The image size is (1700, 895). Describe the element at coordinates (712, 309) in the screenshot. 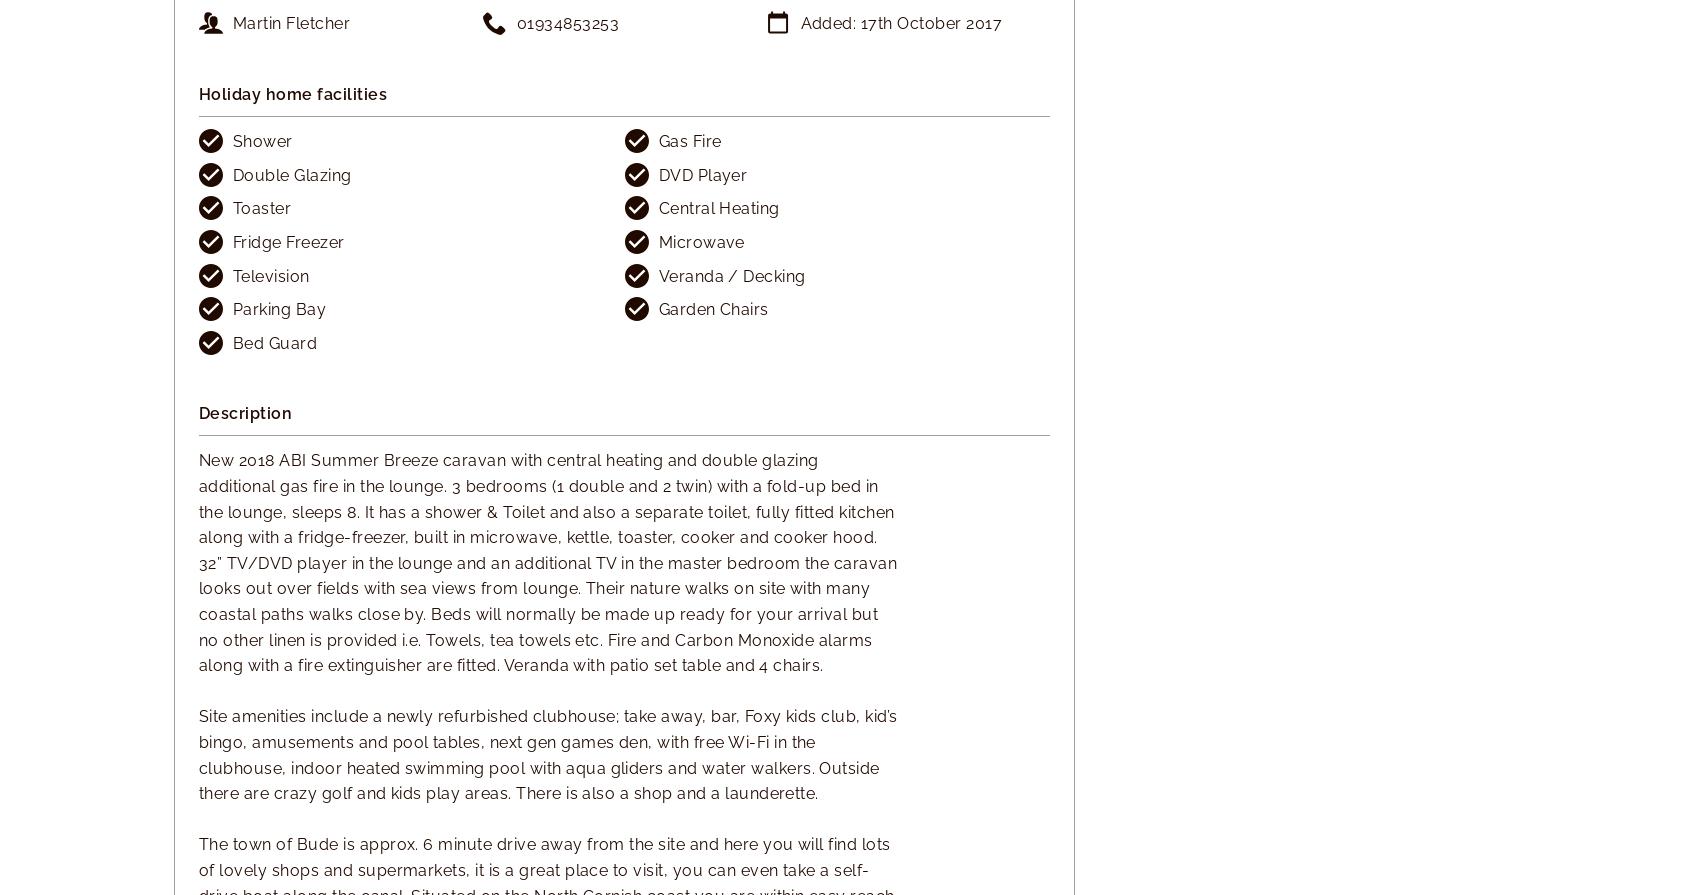

I see `'Garden Chairs'` at that location.